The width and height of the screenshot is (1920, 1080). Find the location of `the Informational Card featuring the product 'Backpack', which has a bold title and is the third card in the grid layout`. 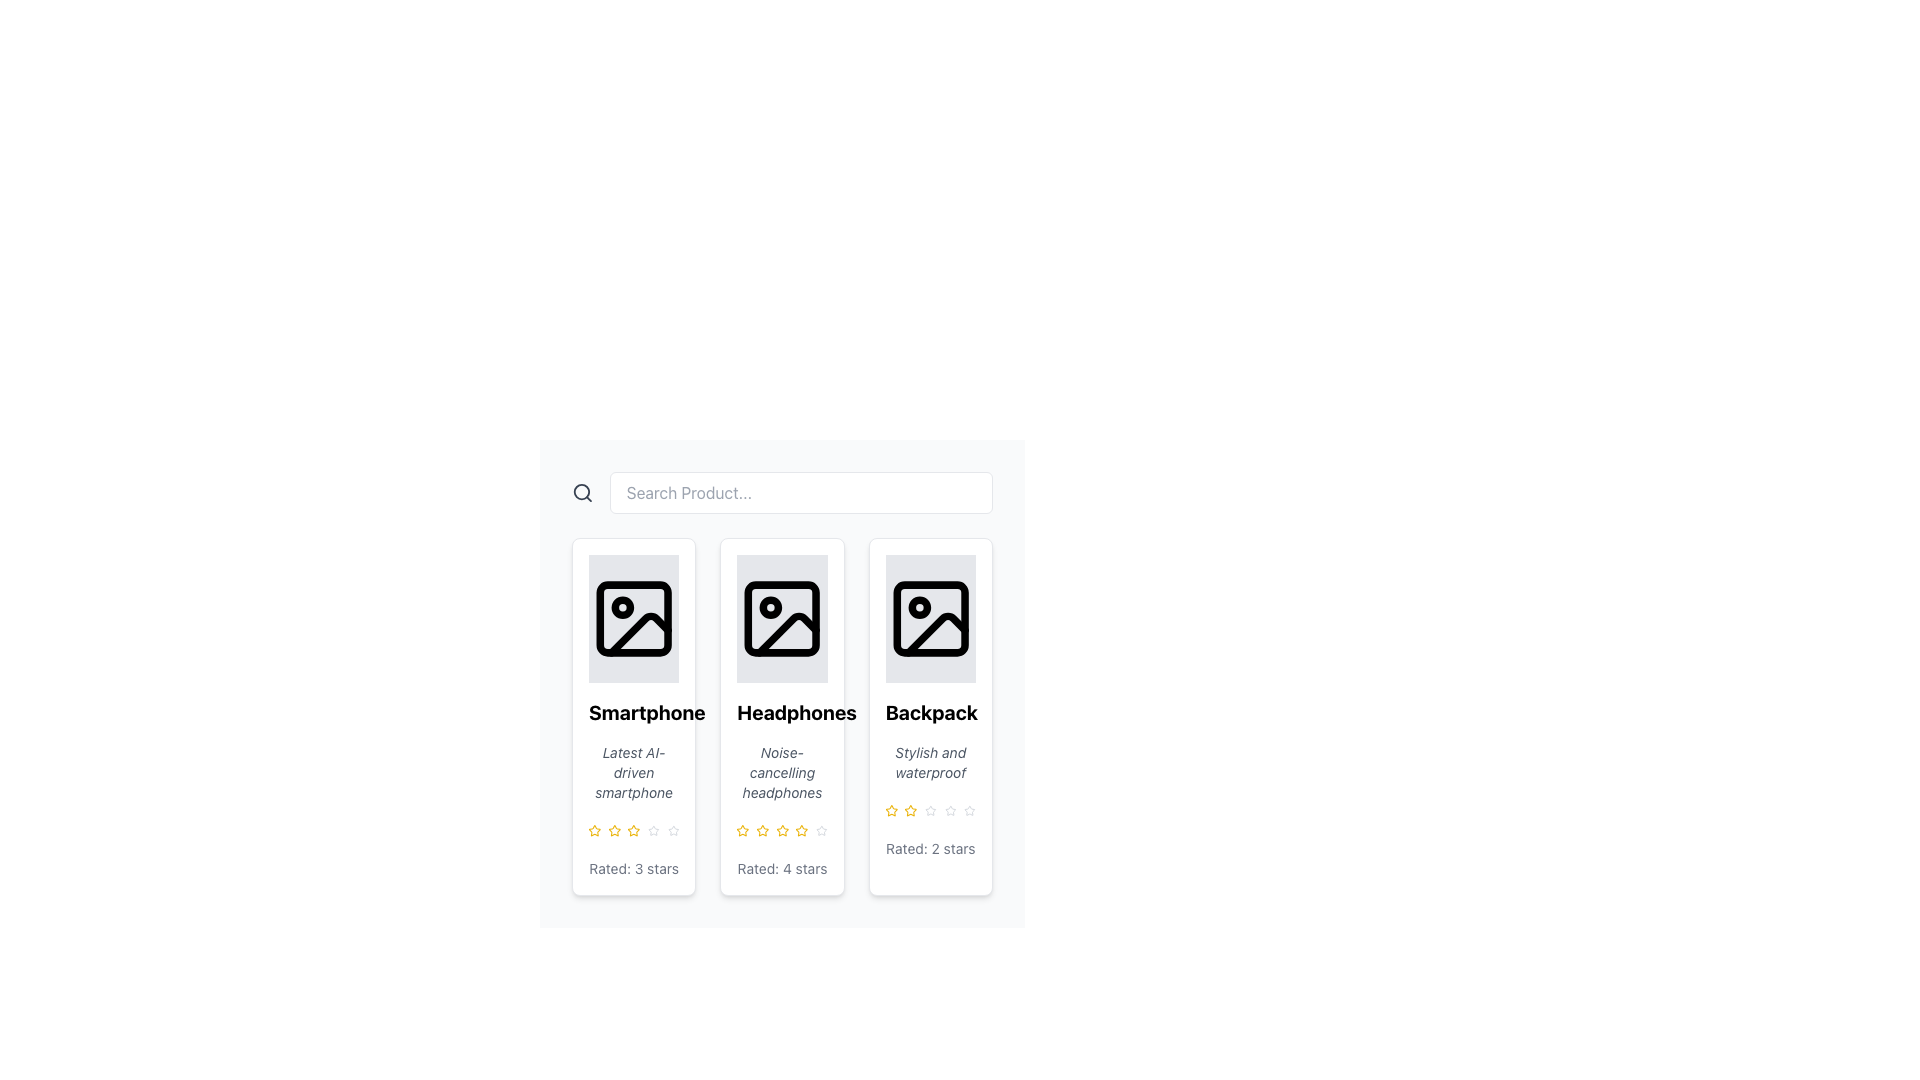

the Informational Card featuring the product 'Backpack', which has a bold title and is the third card in the grid layout is located at coordinates (929, 716).